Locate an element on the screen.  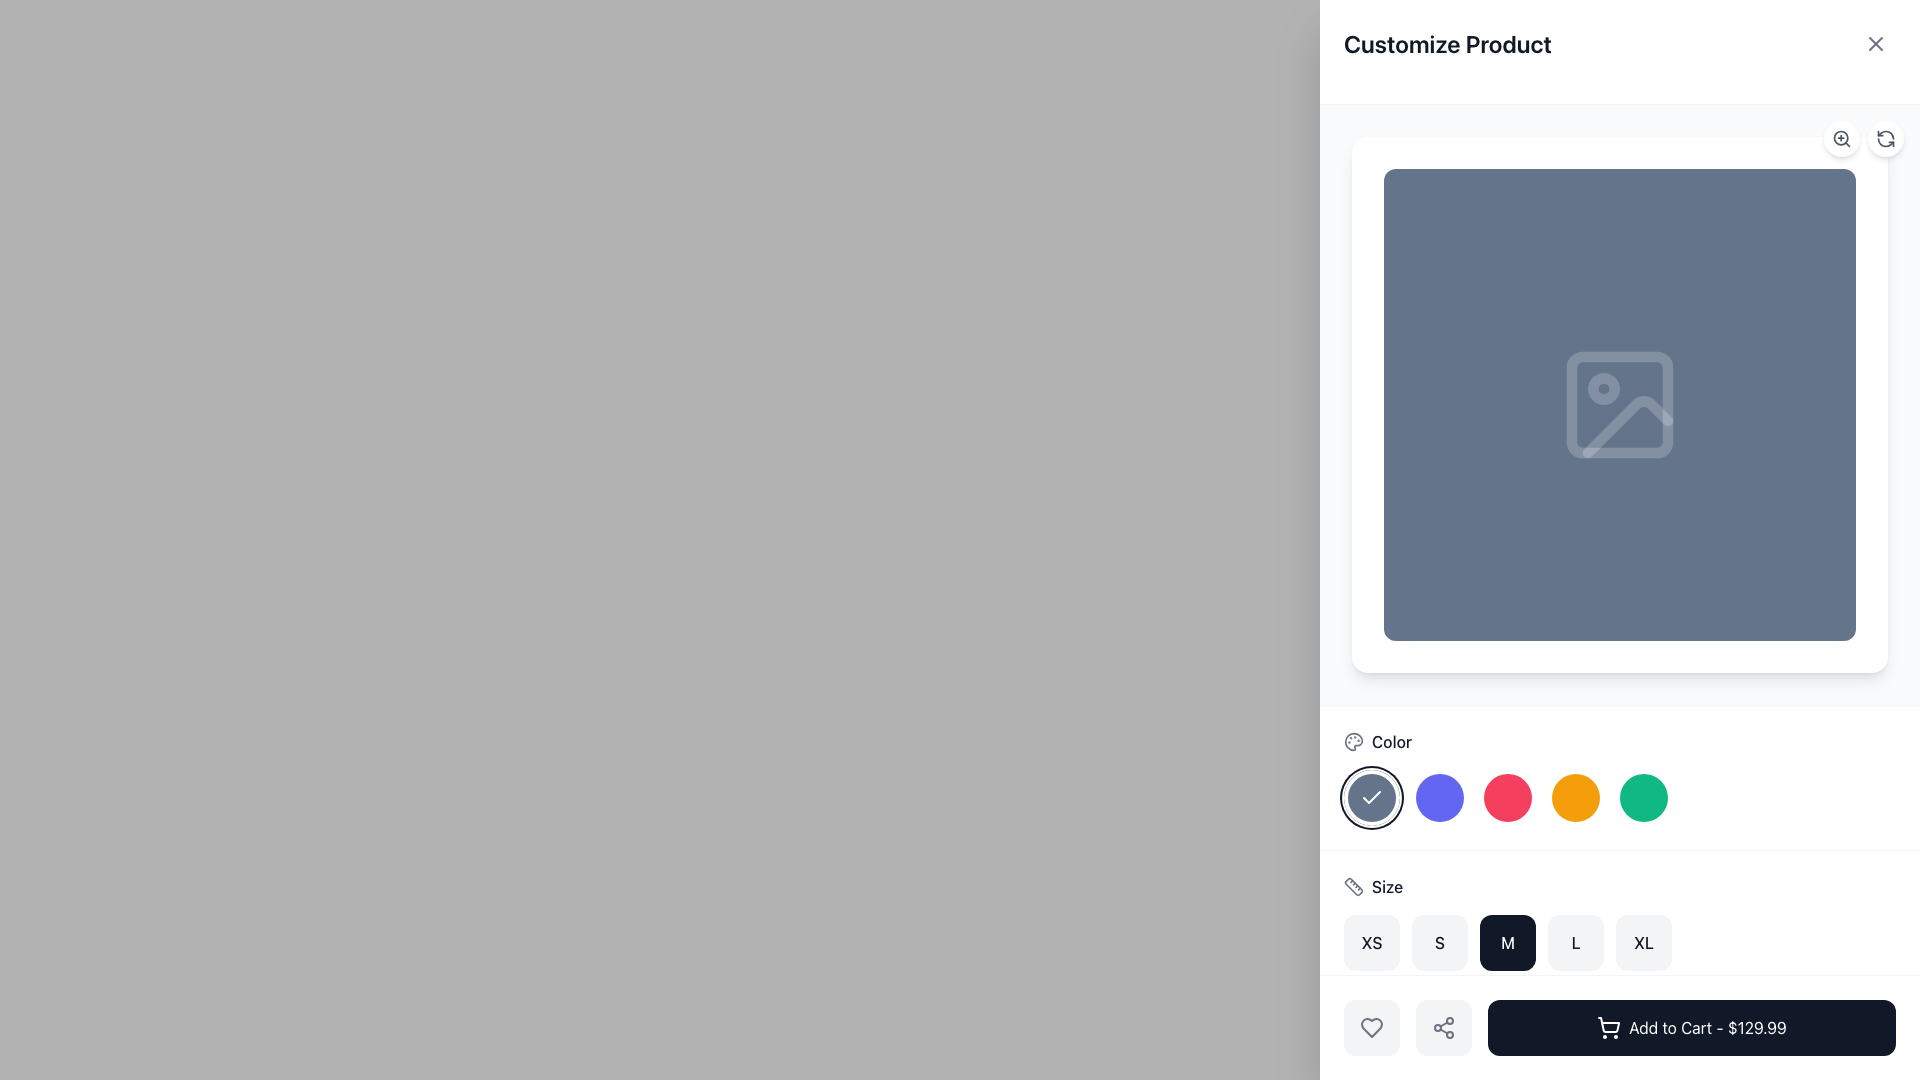
the decorative icon located to the left of the 'Size' label in the UI, which indicates measurements or sizing options is located at coordinates (1353, 886).